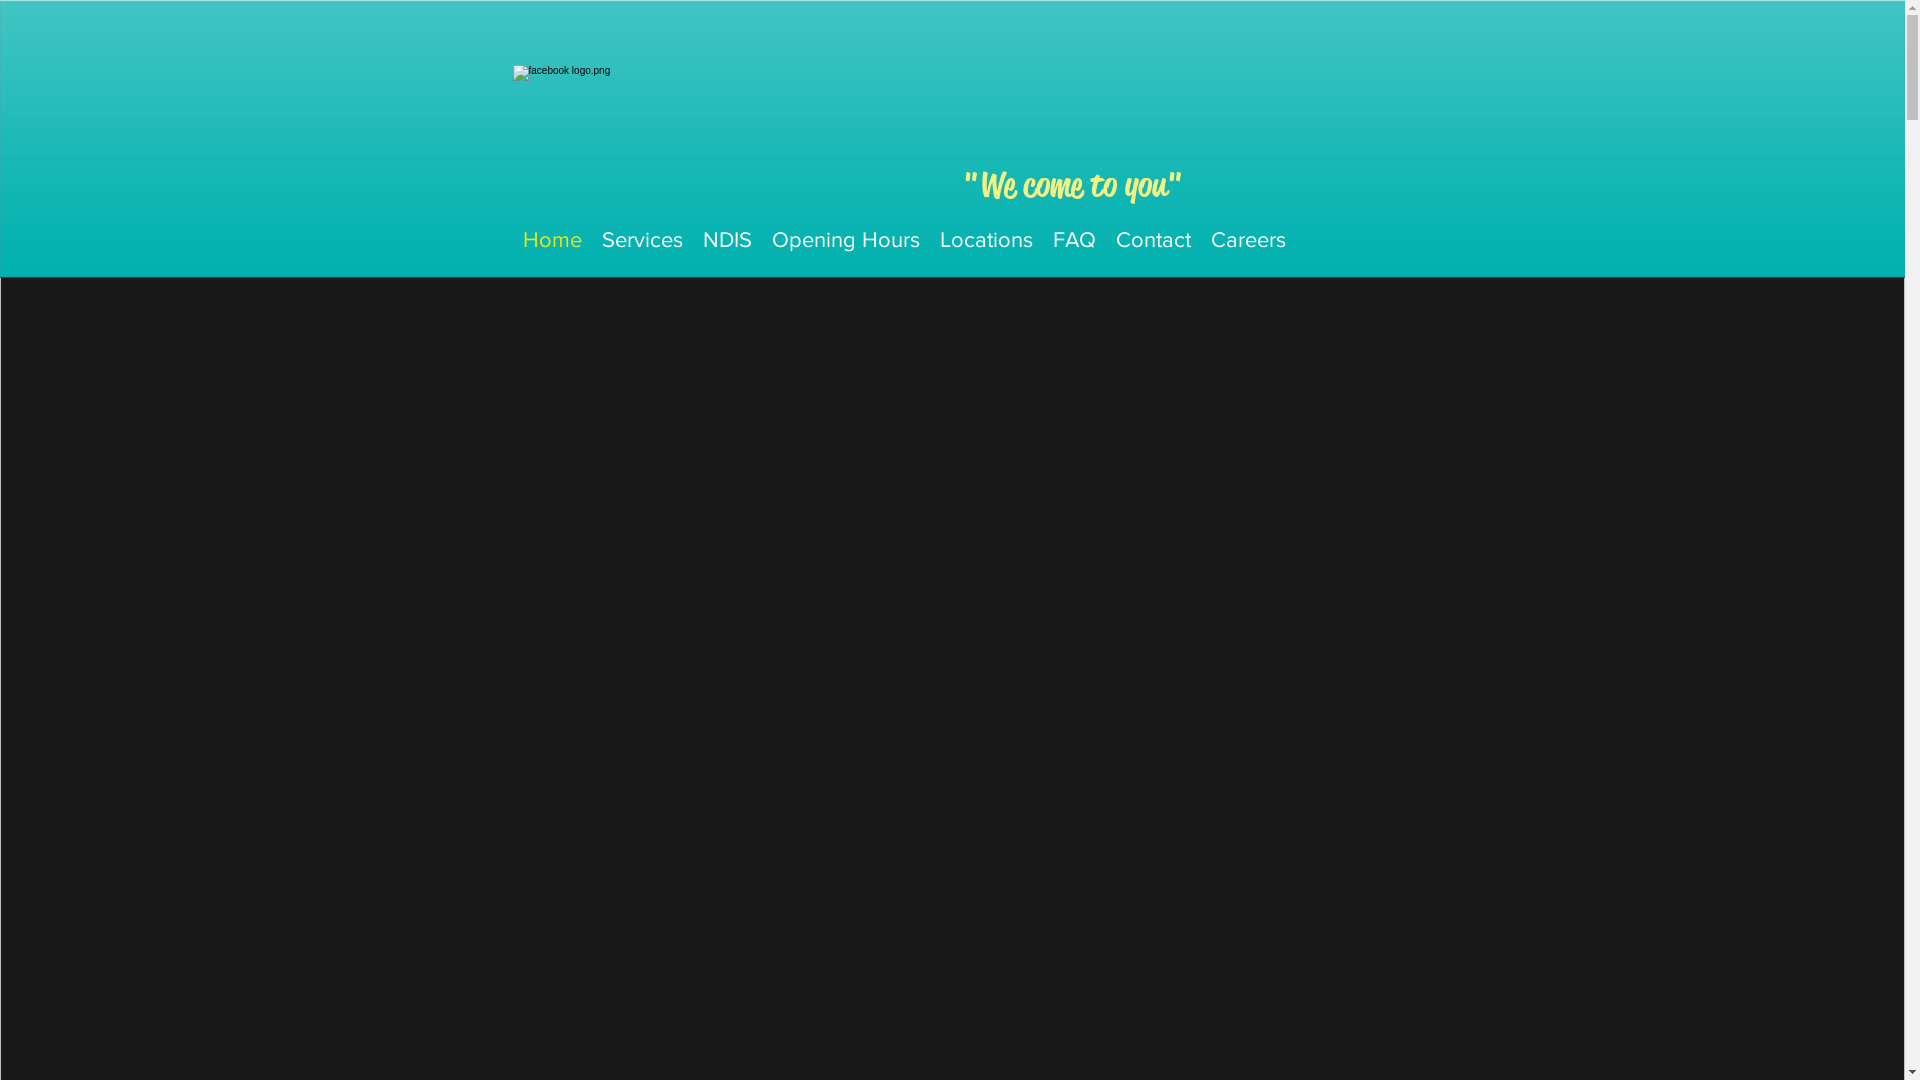 This screenshot has height=1080, width=1920. I want to click on 'Contact', so click(1153, 238).